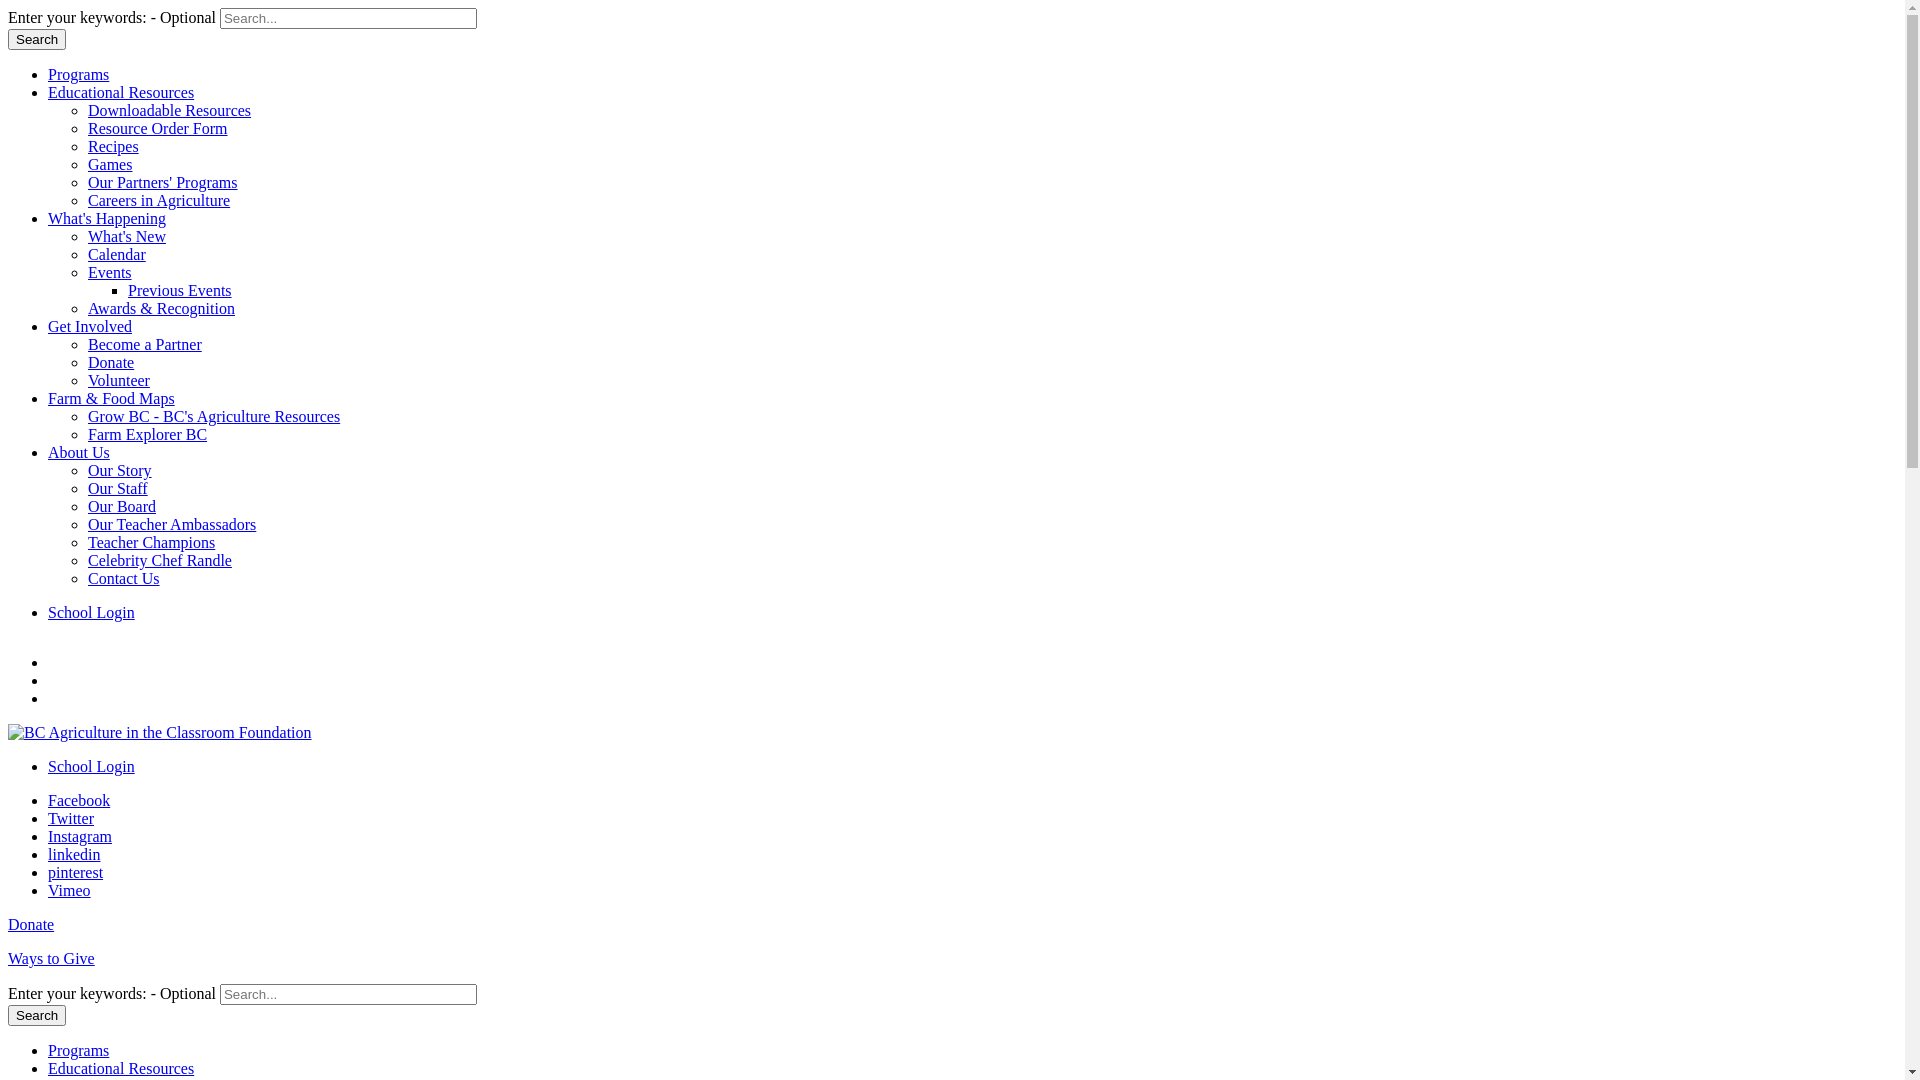  I want to click on 'pinterest', so click(48, 871).